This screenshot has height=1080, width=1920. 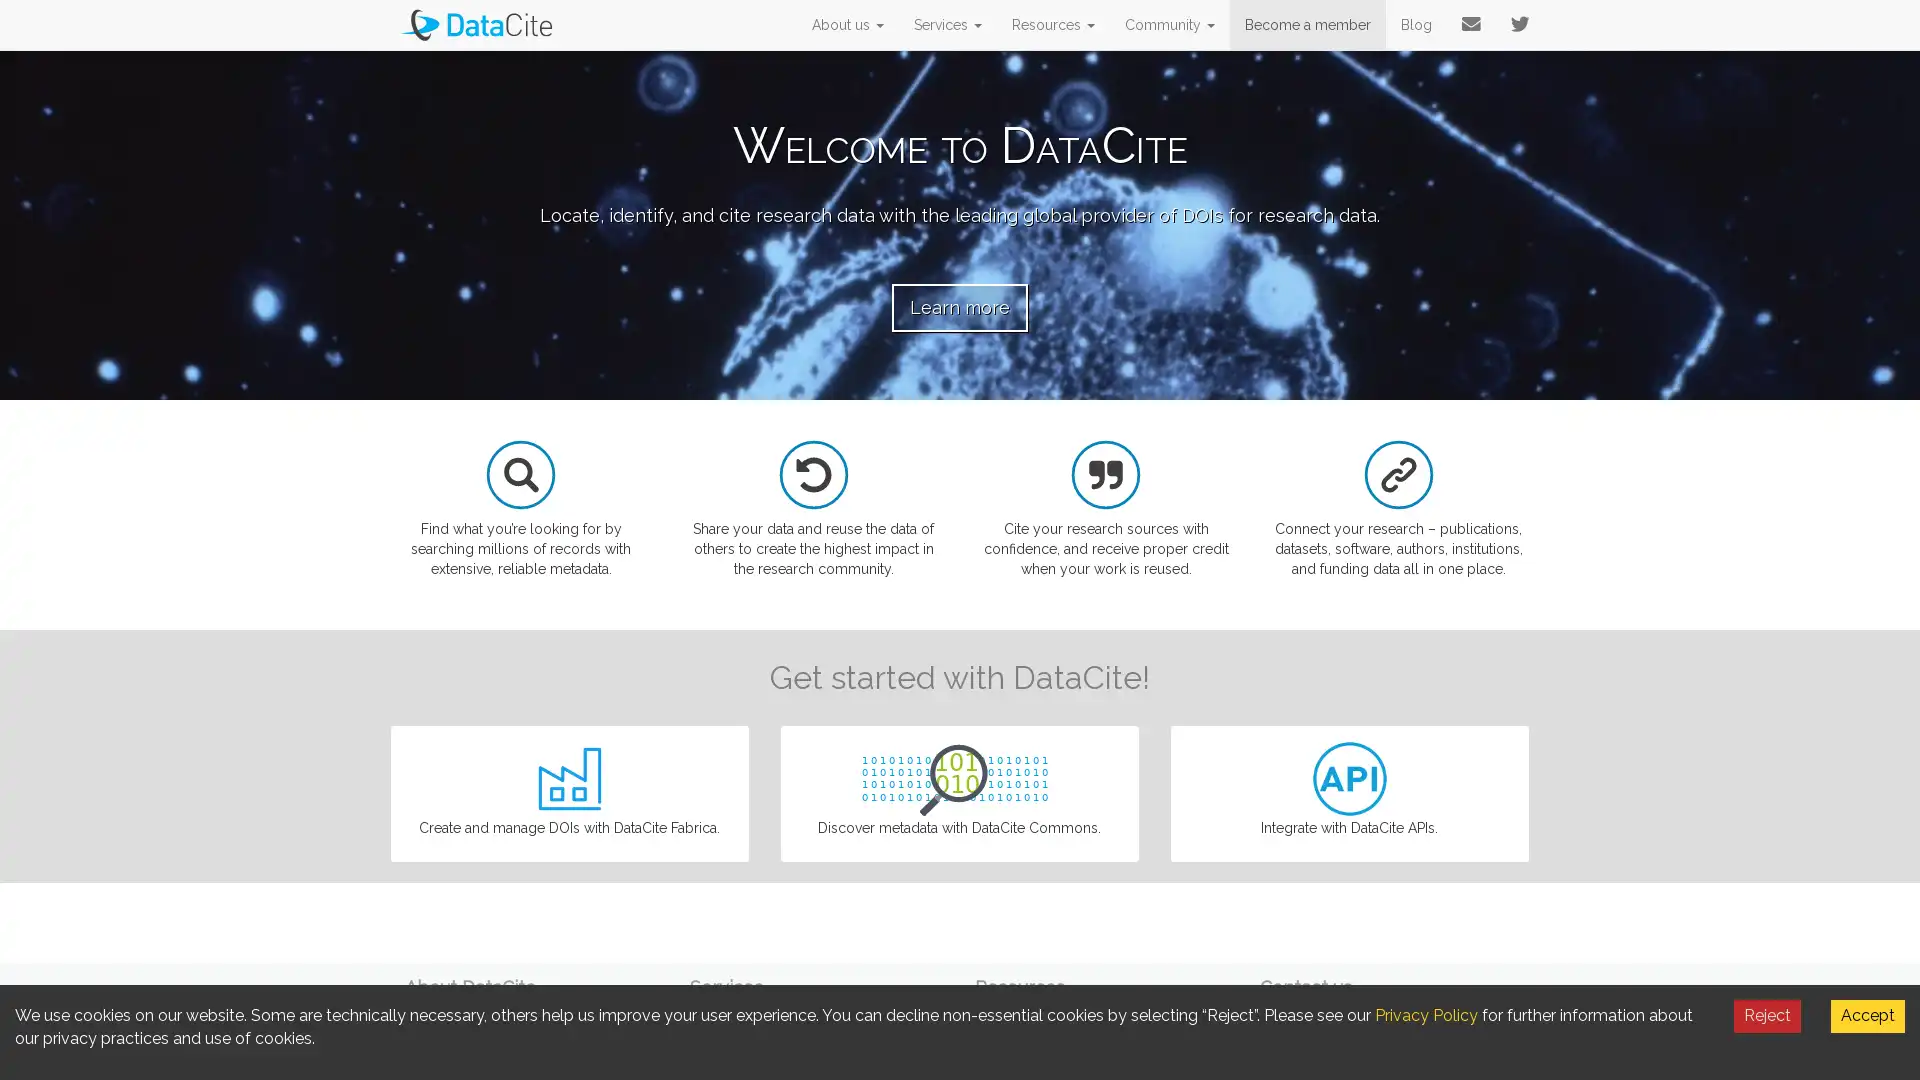 What do you see at coordinates (960, 307) in the screenshot?
I see `Learn more` at bounding box center [960, 307].